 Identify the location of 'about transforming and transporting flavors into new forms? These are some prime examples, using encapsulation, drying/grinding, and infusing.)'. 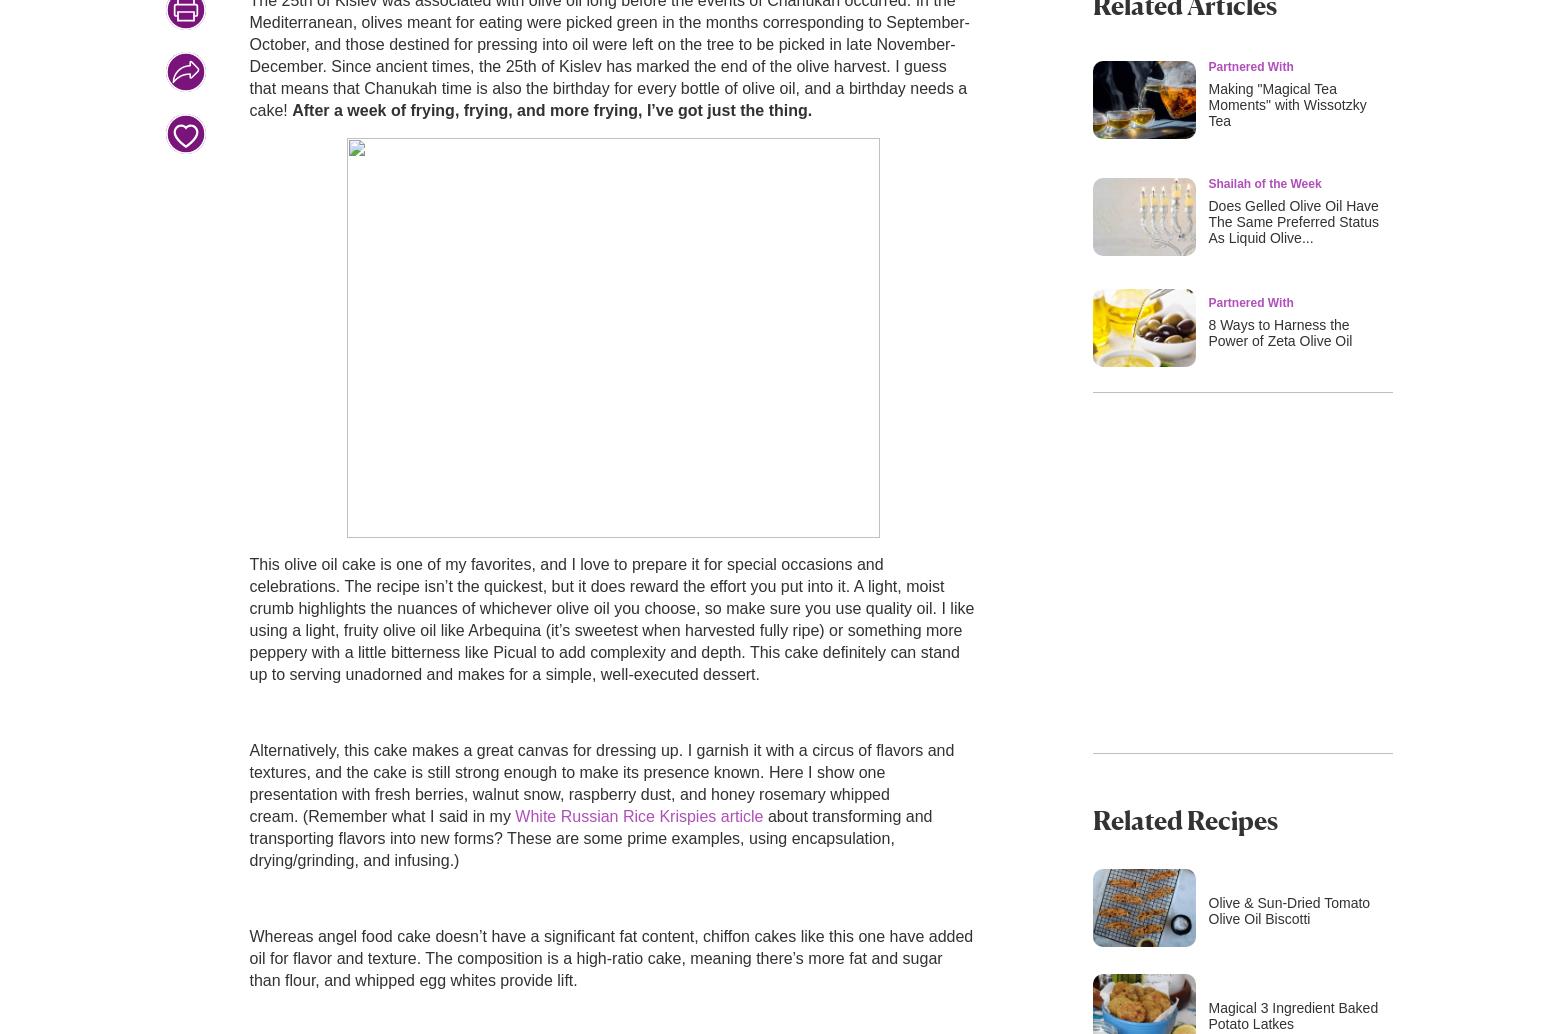
(590, 837).